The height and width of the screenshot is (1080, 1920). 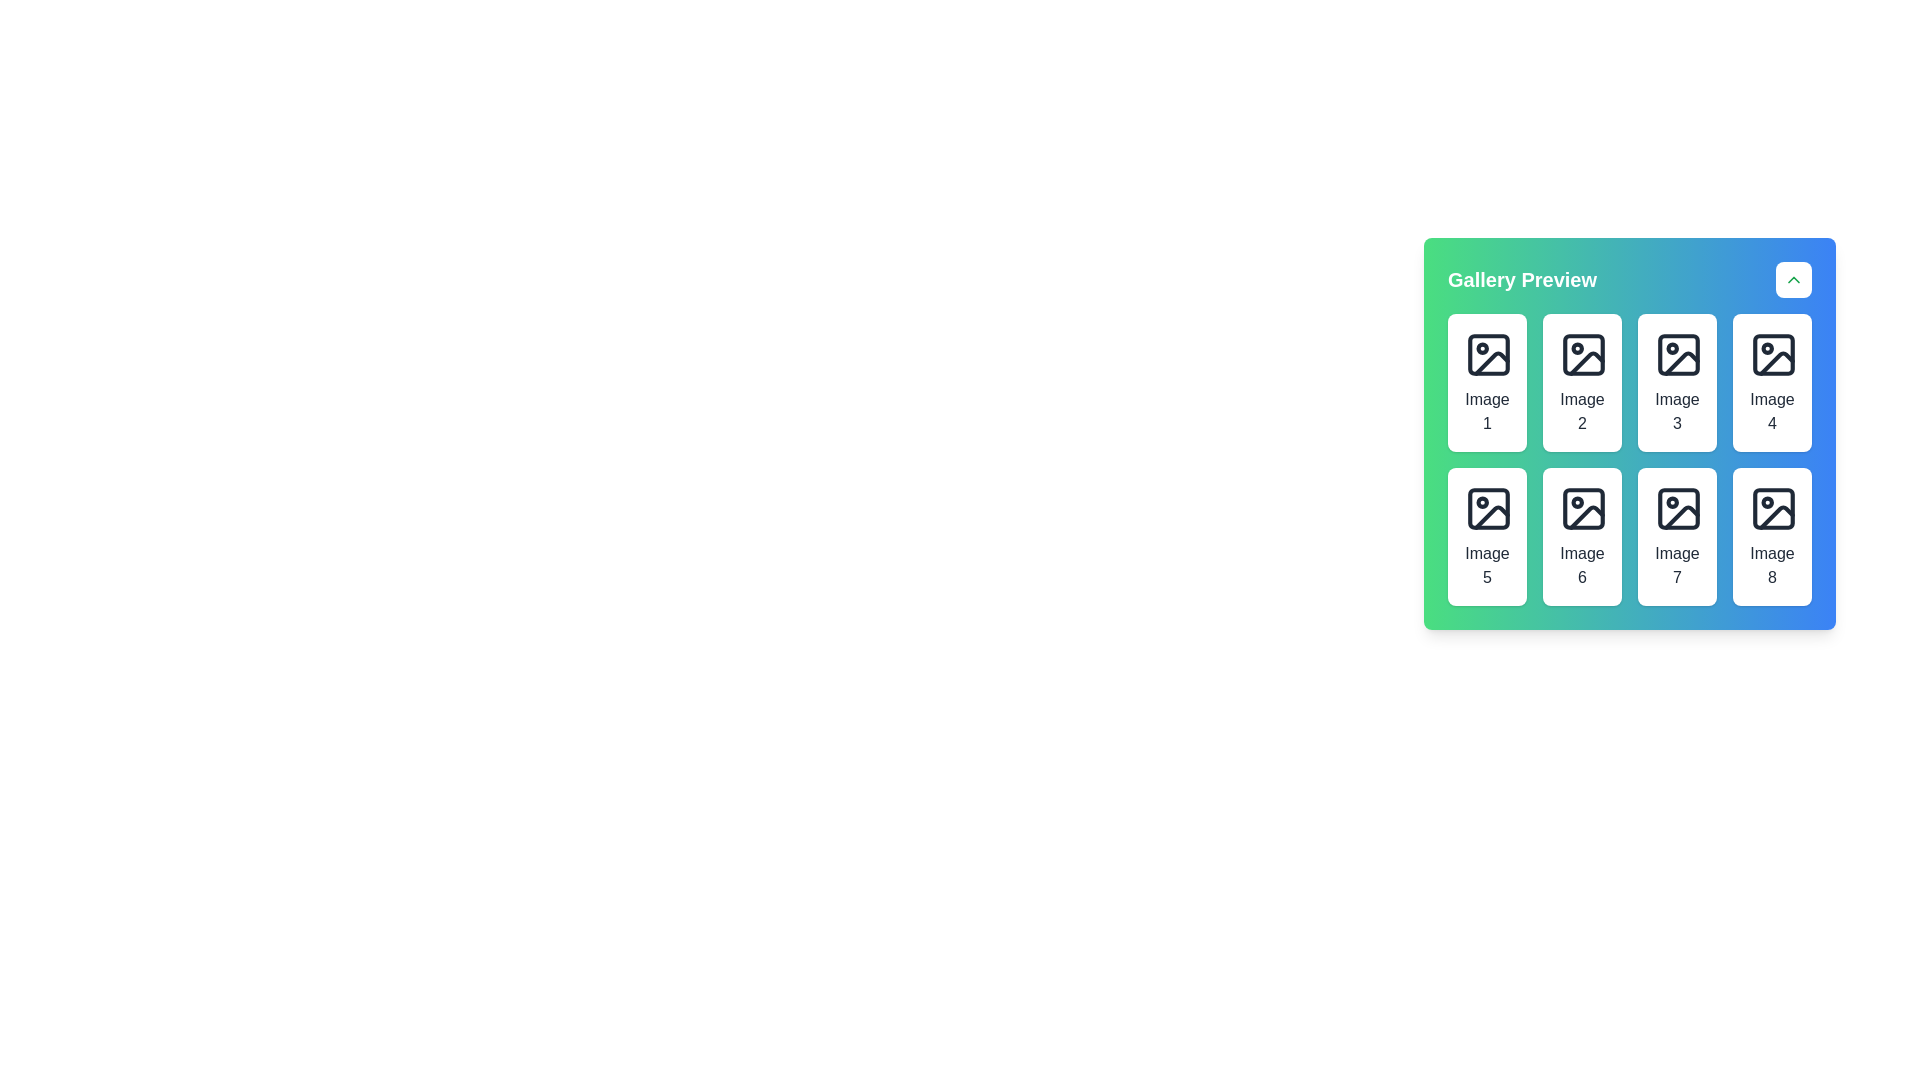 I want to click on the static text label displaying 'Image 4', which is located below an image icon in the fourth cell of a grid layout, so click(x=1772, y=411).